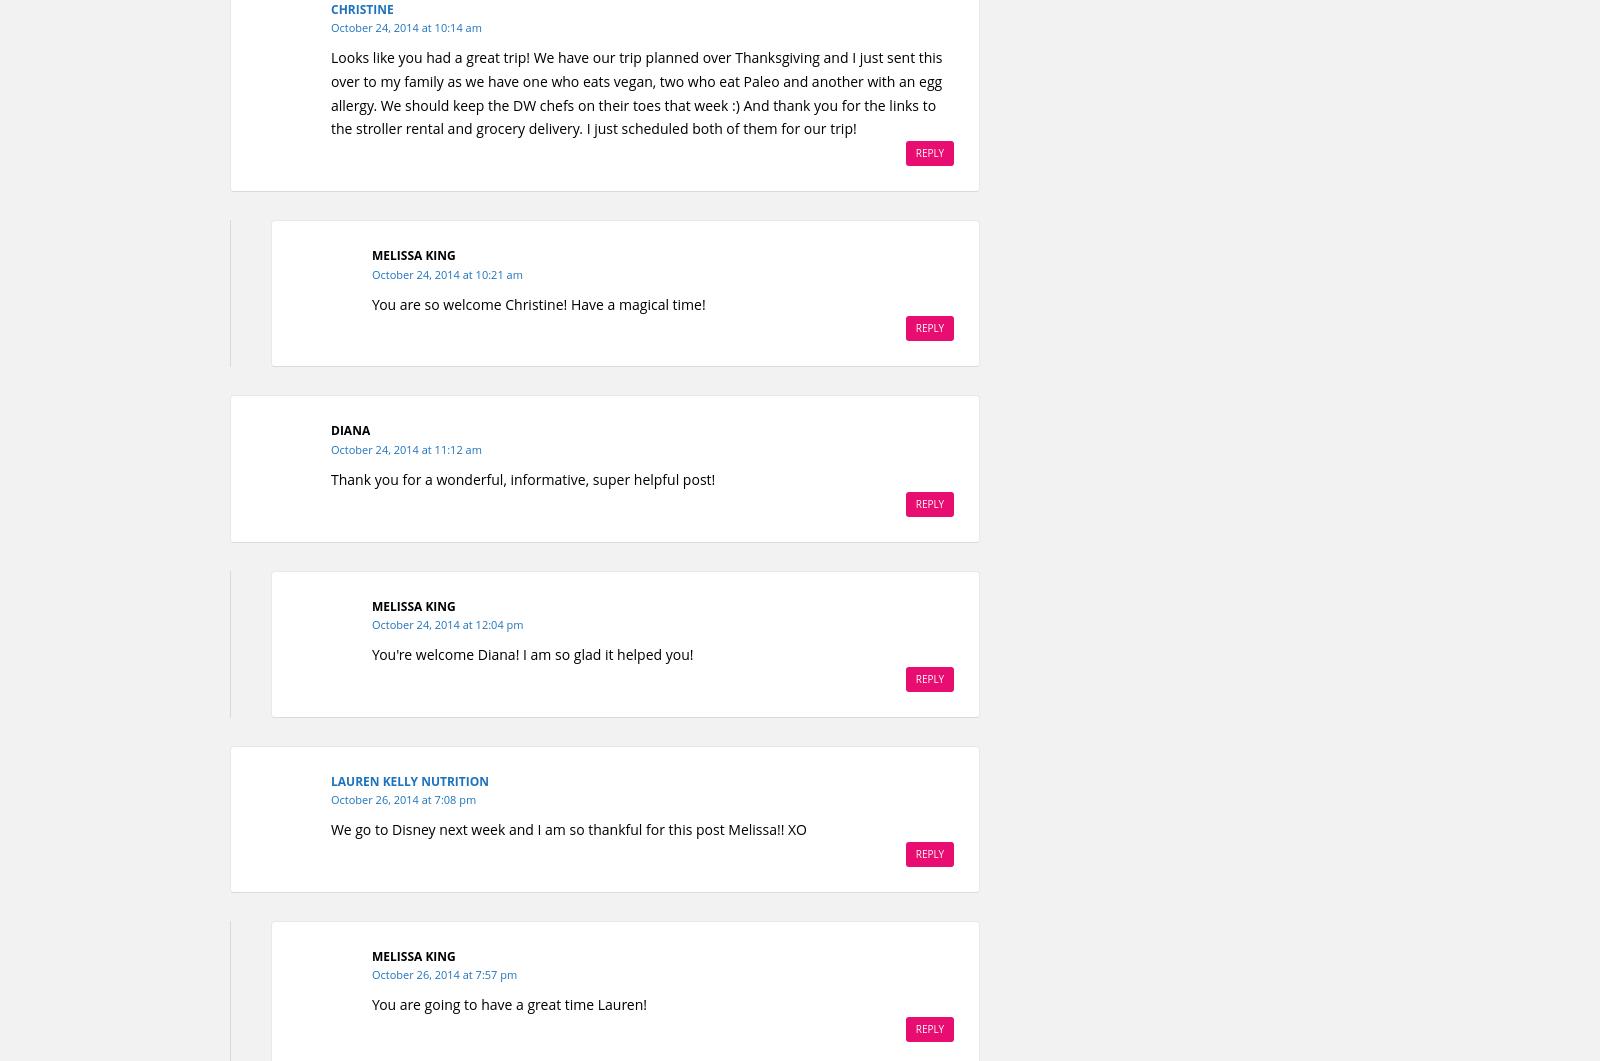 This screenshot has width=1600, height=1061. What do you see at coordinates (331, 93) in the screenshot?
I see `'Looks like you had a great trip!  We have our trip planned over Thanksgiving and I just sent this over to my family as we have one who eats vegan, two who eat Paleo and another with an egg allergy.  We should keep the DW chefs on their toes that week :)  And thank you for the links to the stroller rental and grocery delivery.  I just scheduled both of them for our trip!'` at bounding box center [331, 93].